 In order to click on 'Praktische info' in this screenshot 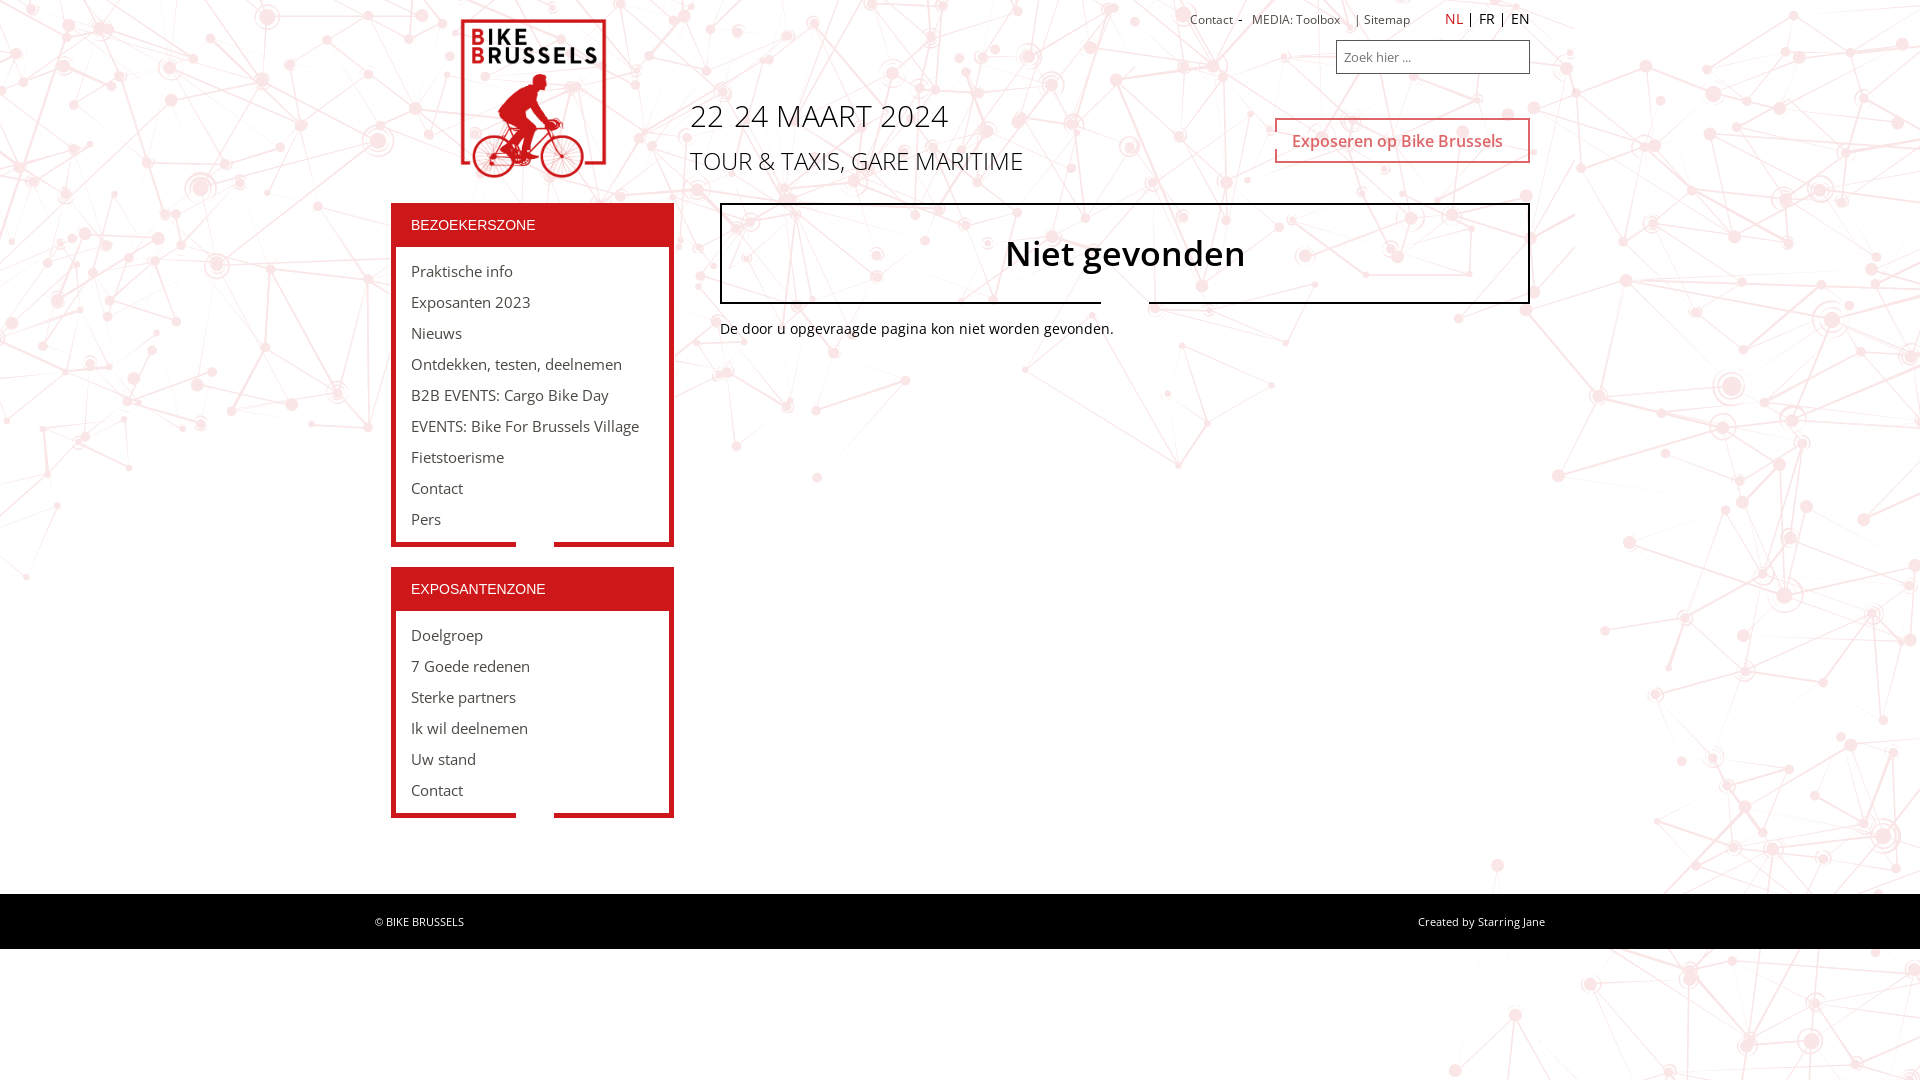, I will do `click(532, 271)`.